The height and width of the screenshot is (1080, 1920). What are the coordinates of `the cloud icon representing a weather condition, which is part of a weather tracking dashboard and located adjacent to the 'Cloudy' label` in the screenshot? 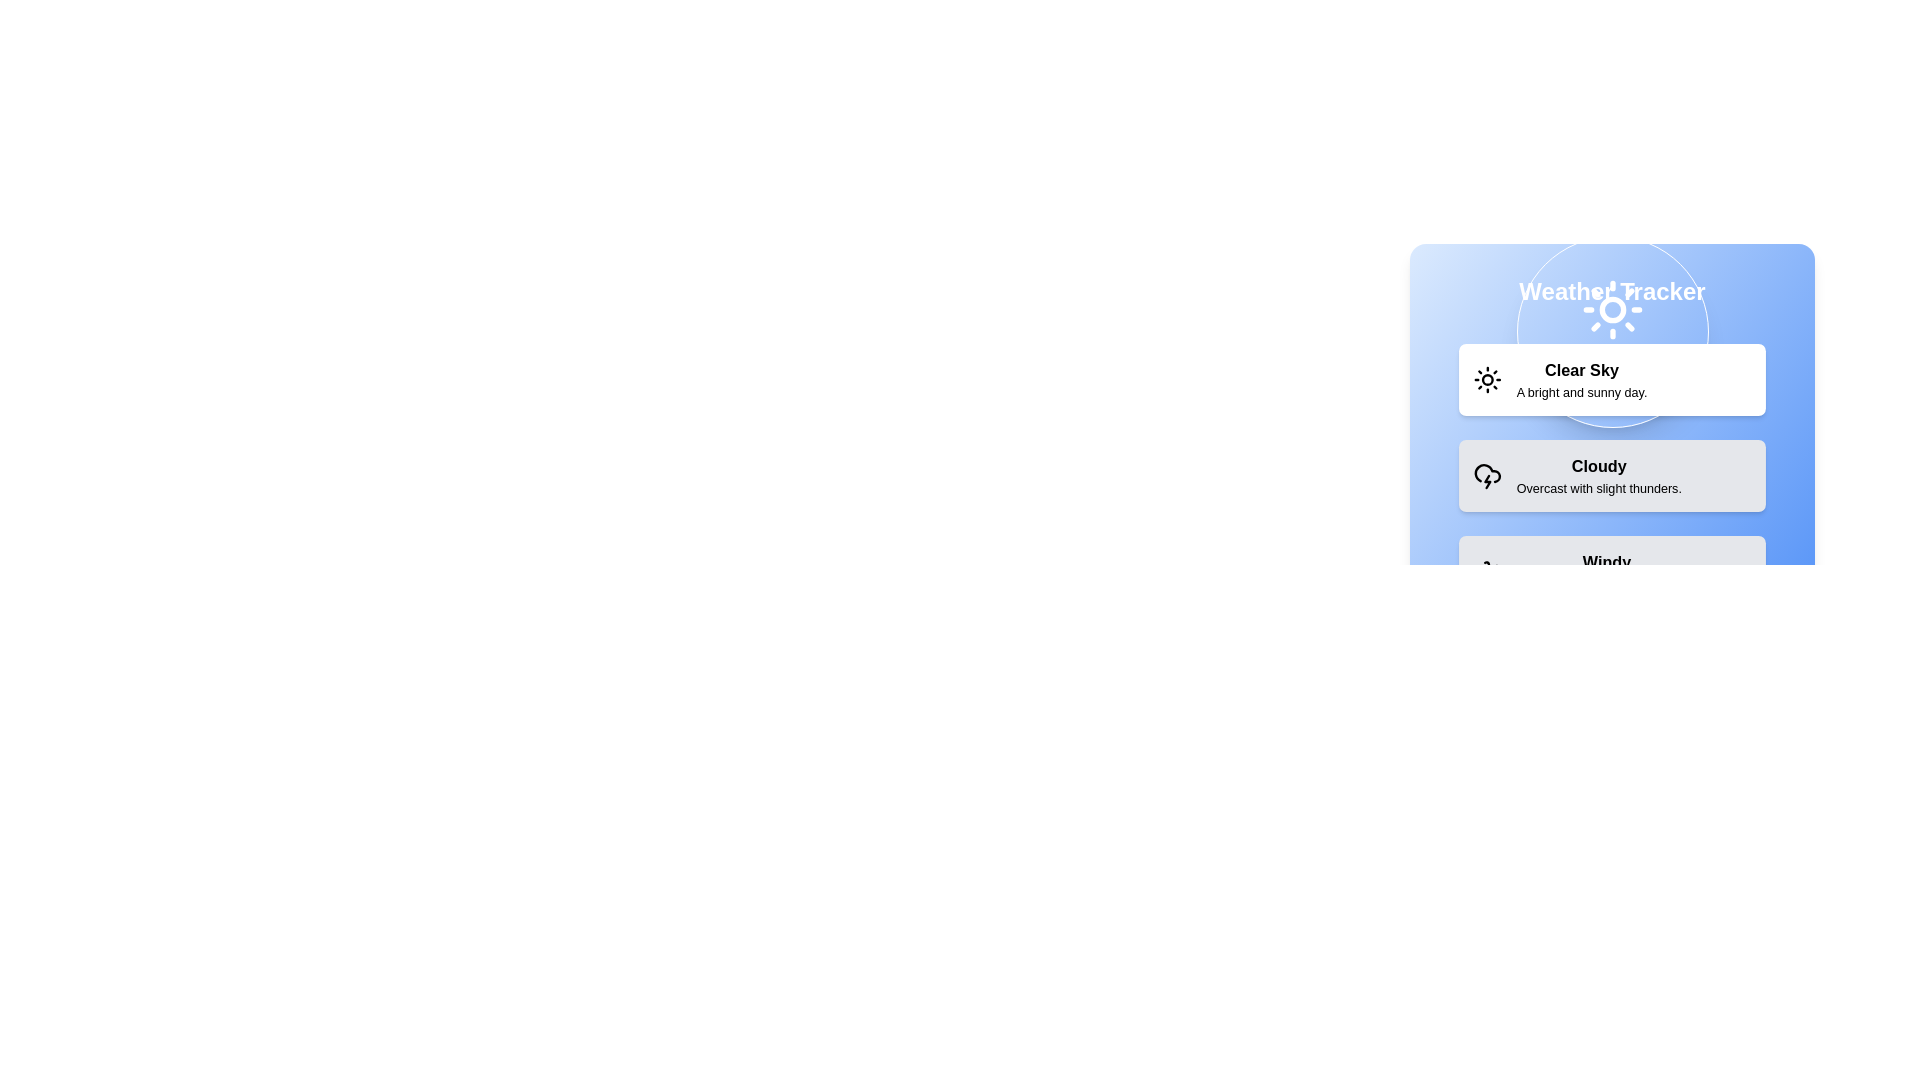 It's located at (1487, 473).